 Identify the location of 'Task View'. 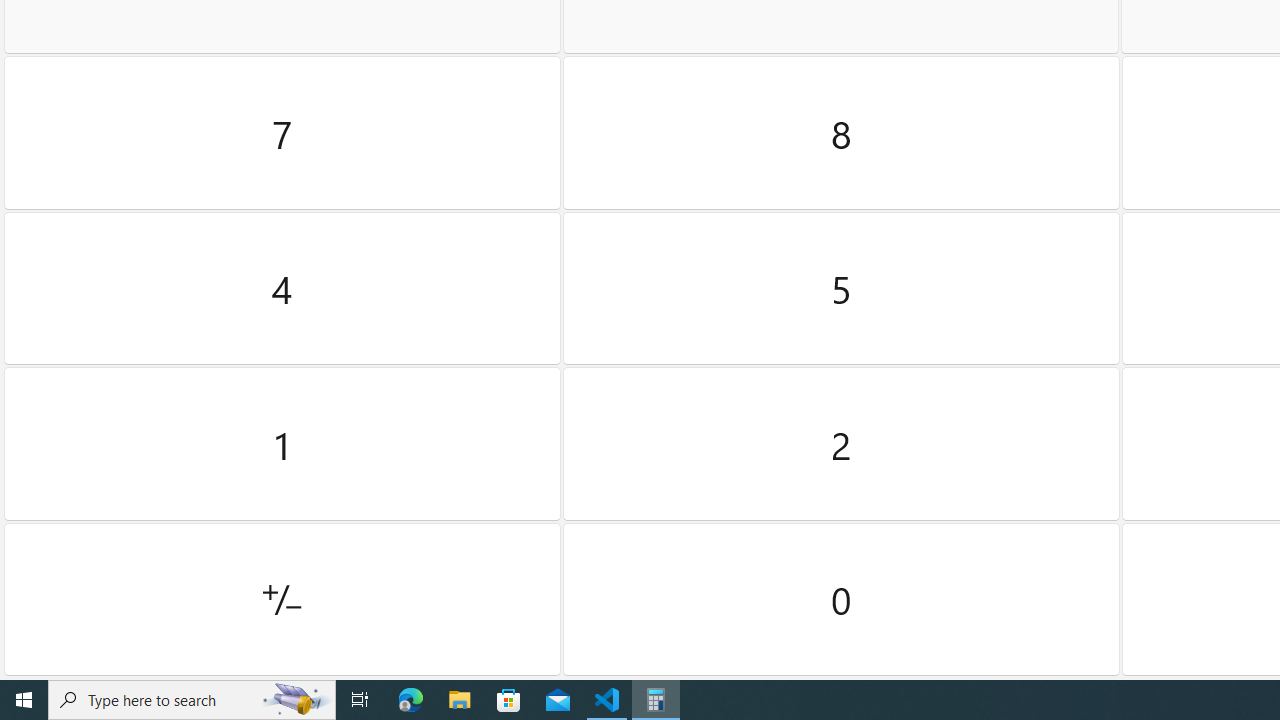
(359, 698).